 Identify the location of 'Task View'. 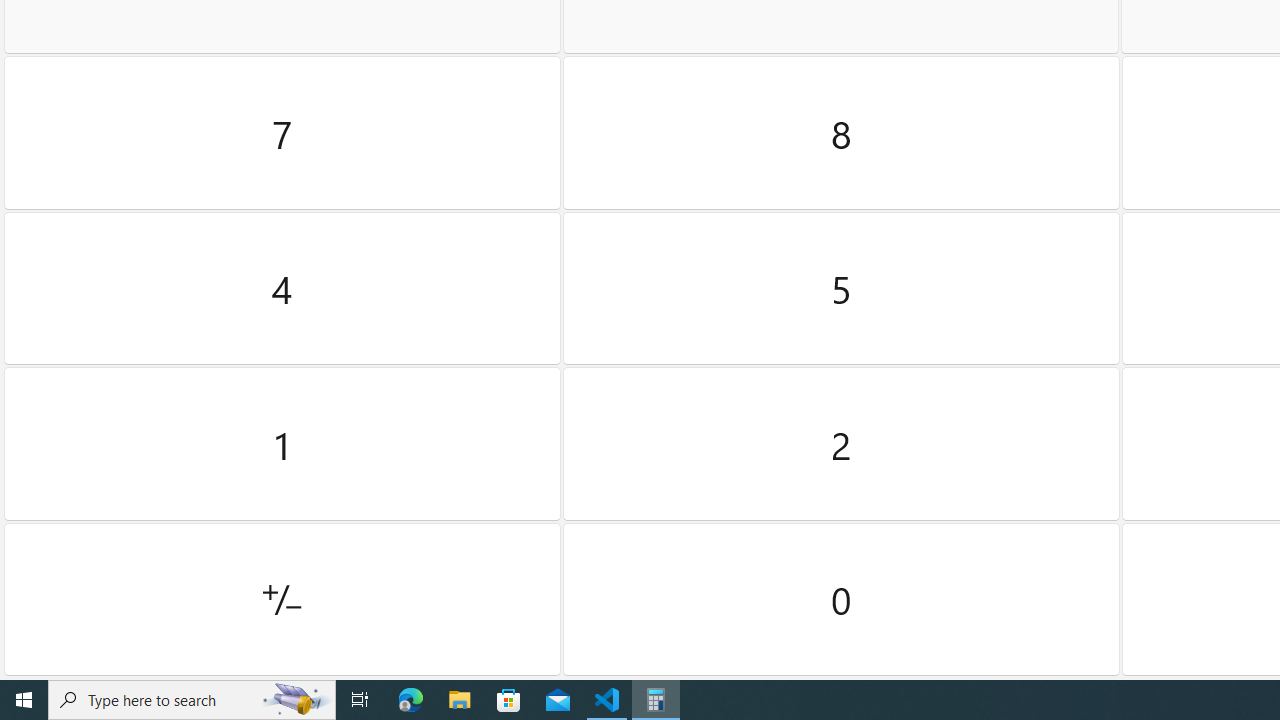
(359, 698).